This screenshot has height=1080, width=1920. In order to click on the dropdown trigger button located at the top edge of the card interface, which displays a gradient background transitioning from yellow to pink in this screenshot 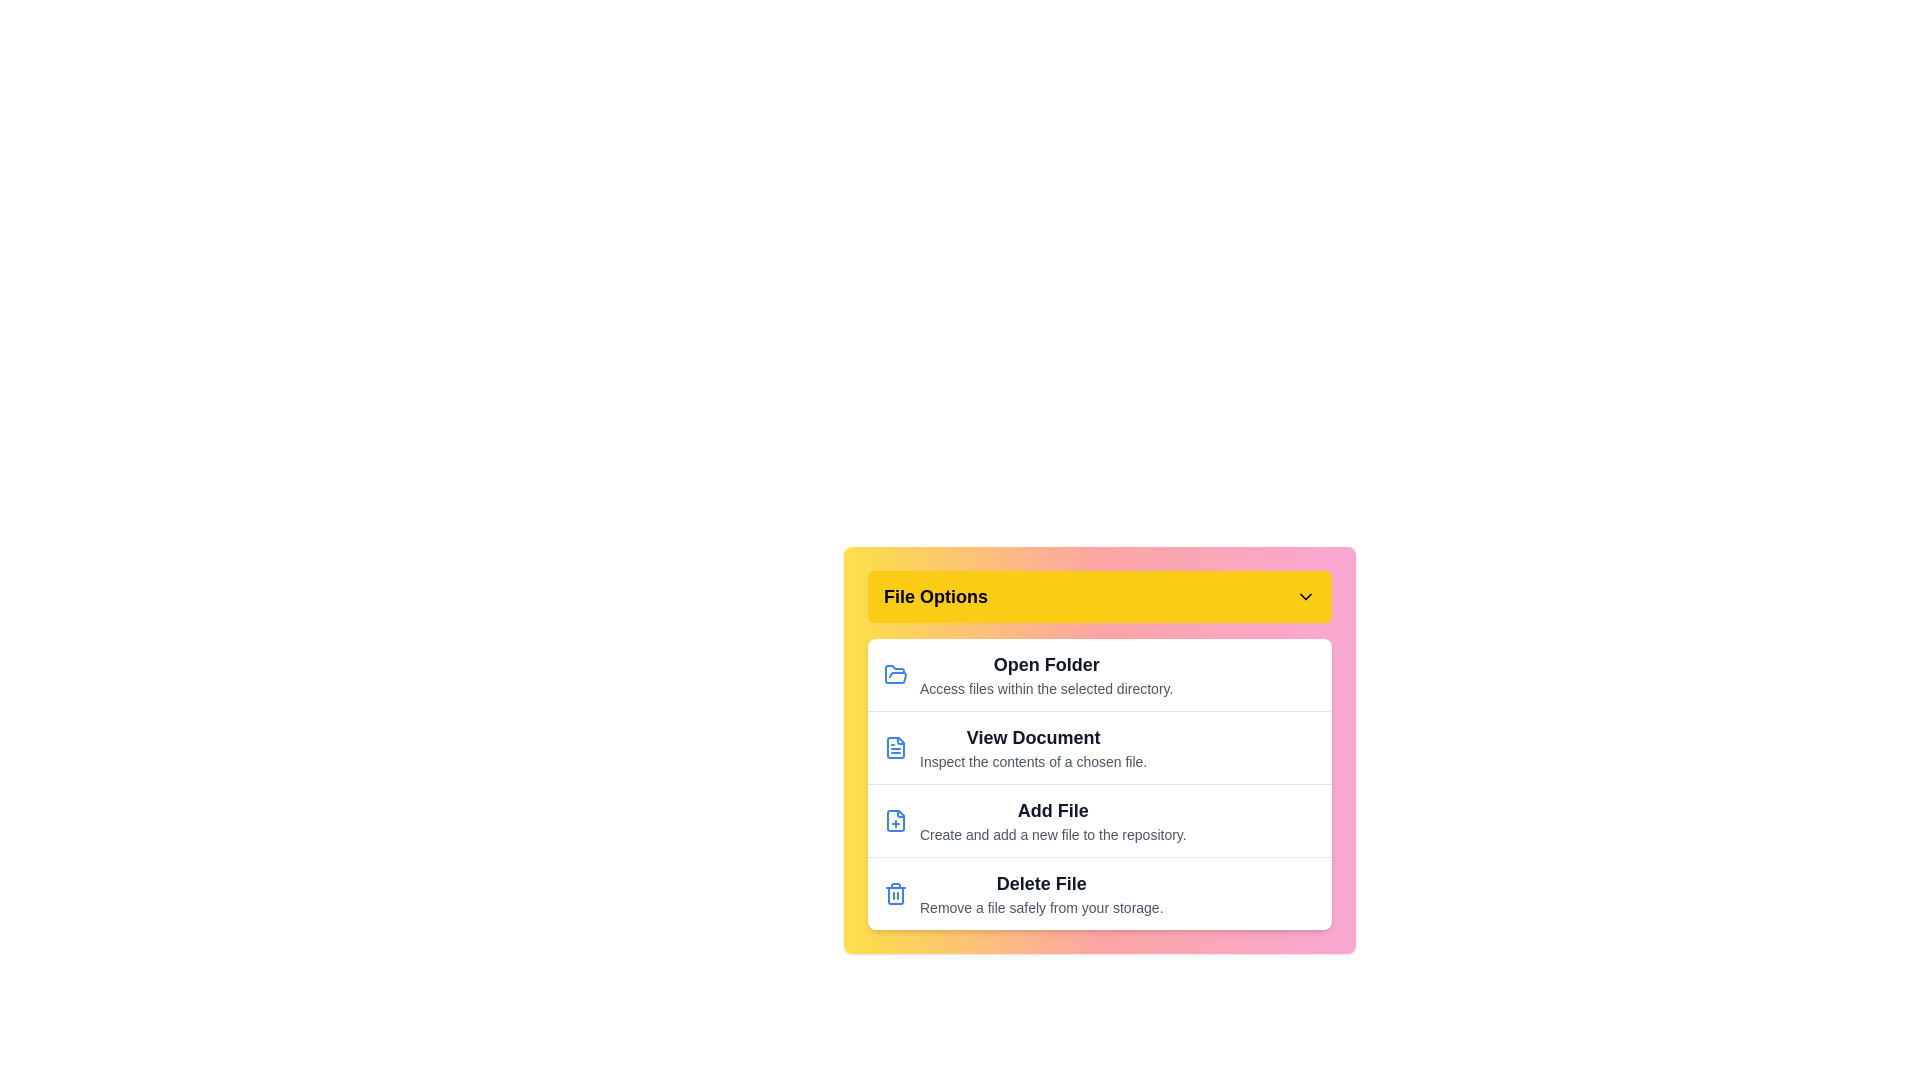, I will do `click(1098, 596)`.